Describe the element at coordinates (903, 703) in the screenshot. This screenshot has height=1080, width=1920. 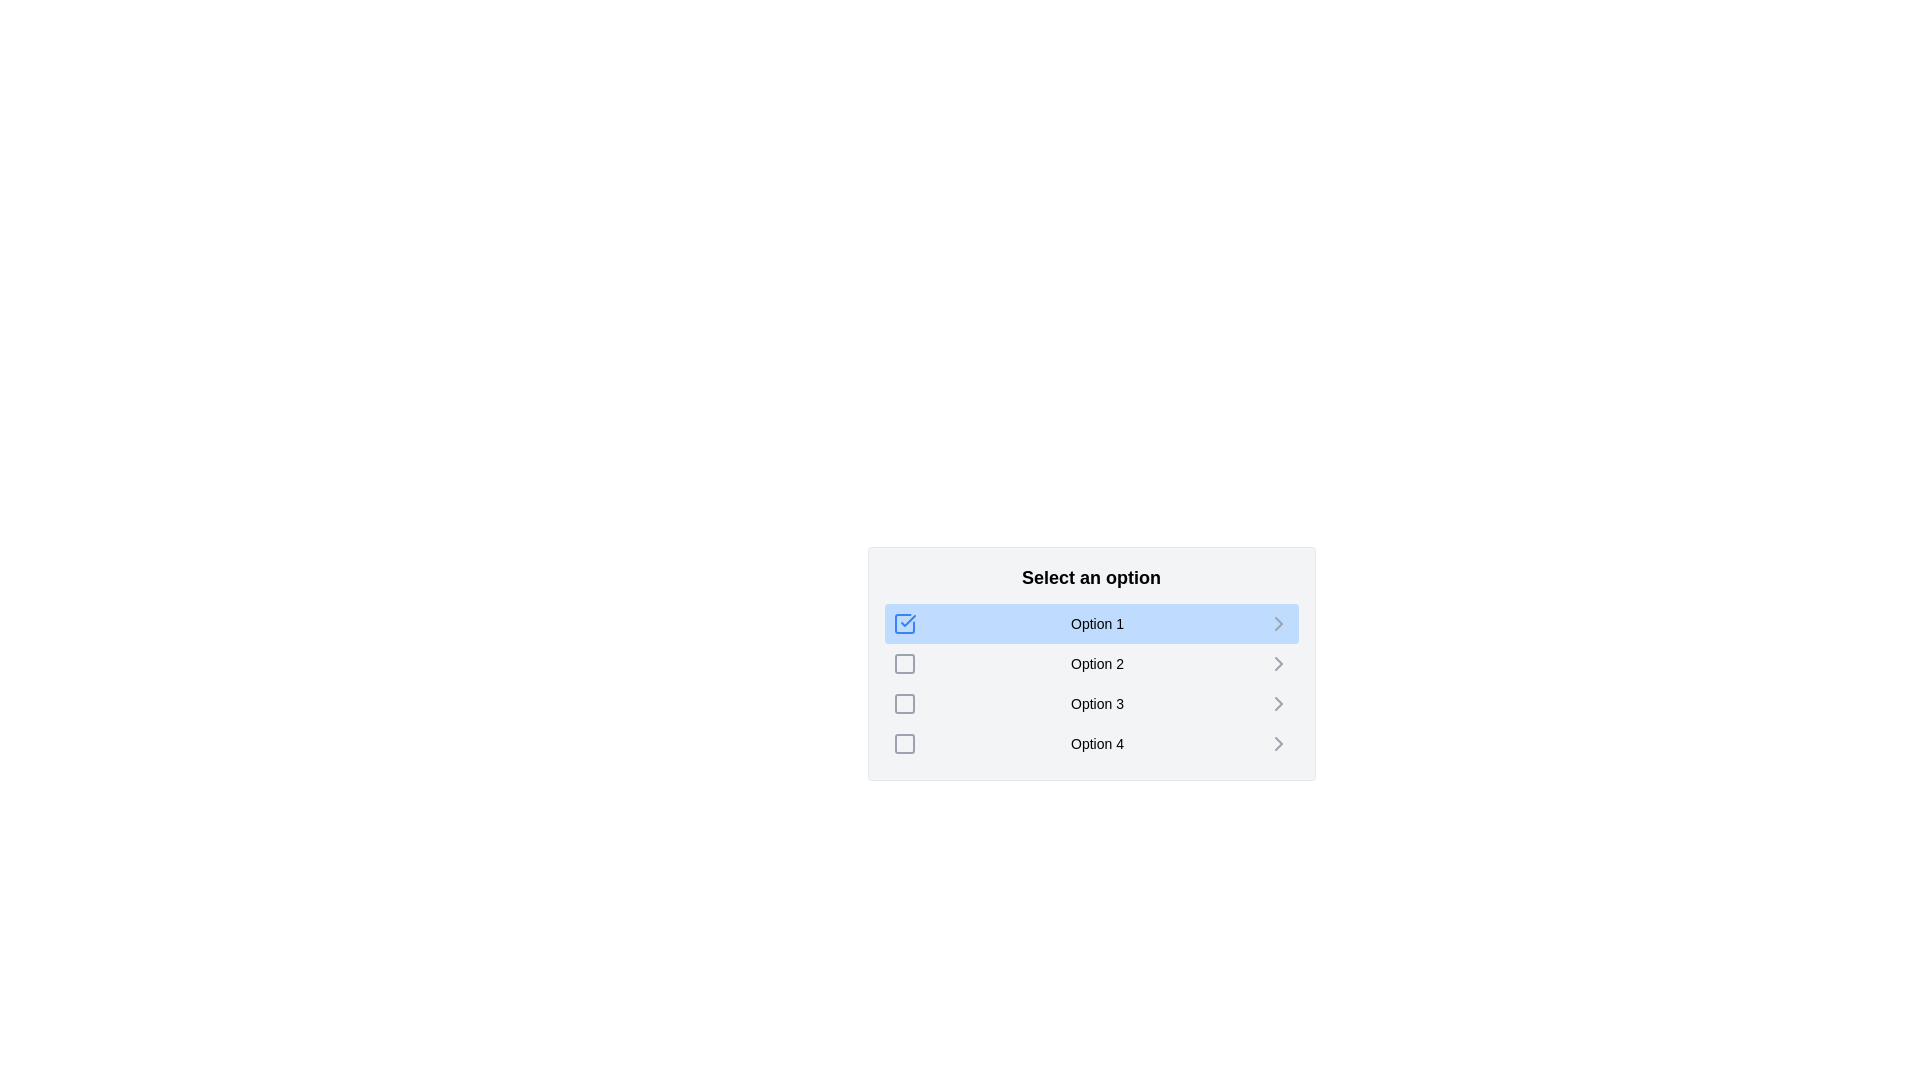
I see `the interactive checkbox for 'Option 3'` at that location.